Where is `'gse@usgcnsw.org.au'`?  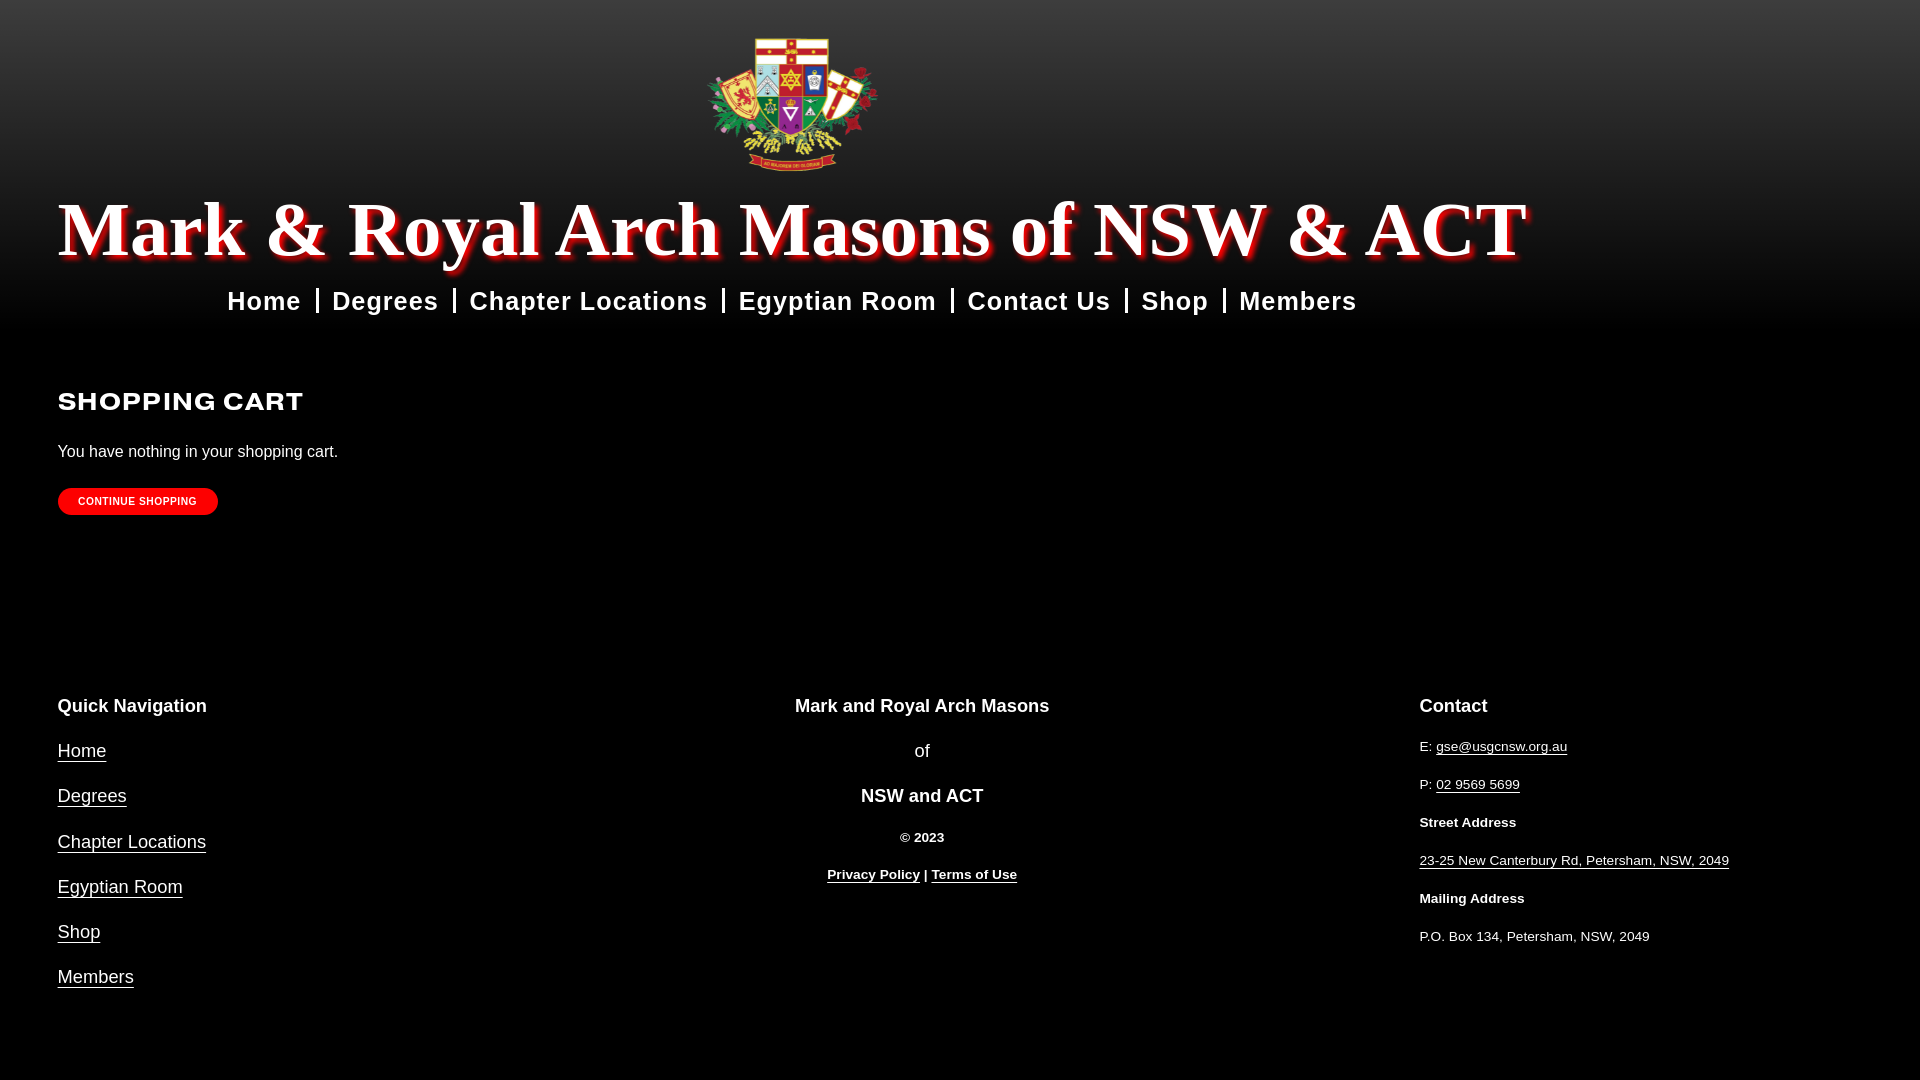
'gse@usgcnsw.org.au' is located at coordinates (1501, 747).